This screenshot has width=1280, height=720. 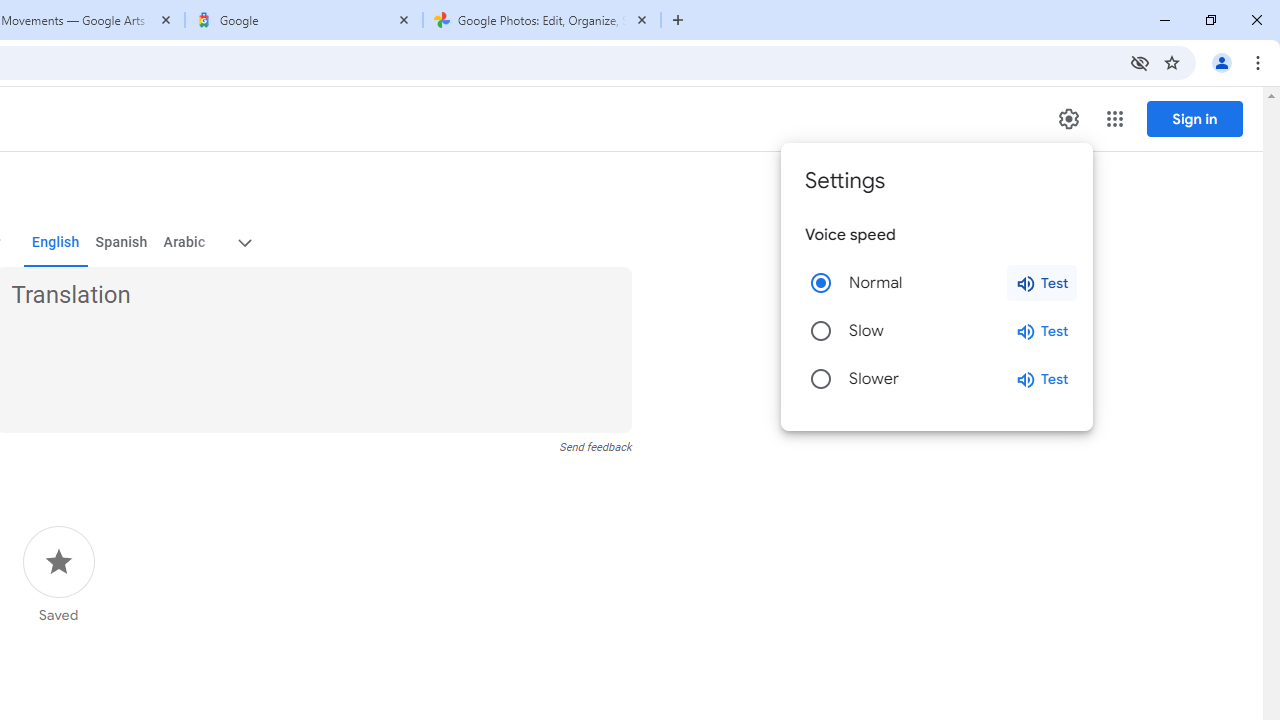 What do you see at coordinates (594, 446) in the screenshot?
I see `'Send feedback'` at bounding box center [594, 446].